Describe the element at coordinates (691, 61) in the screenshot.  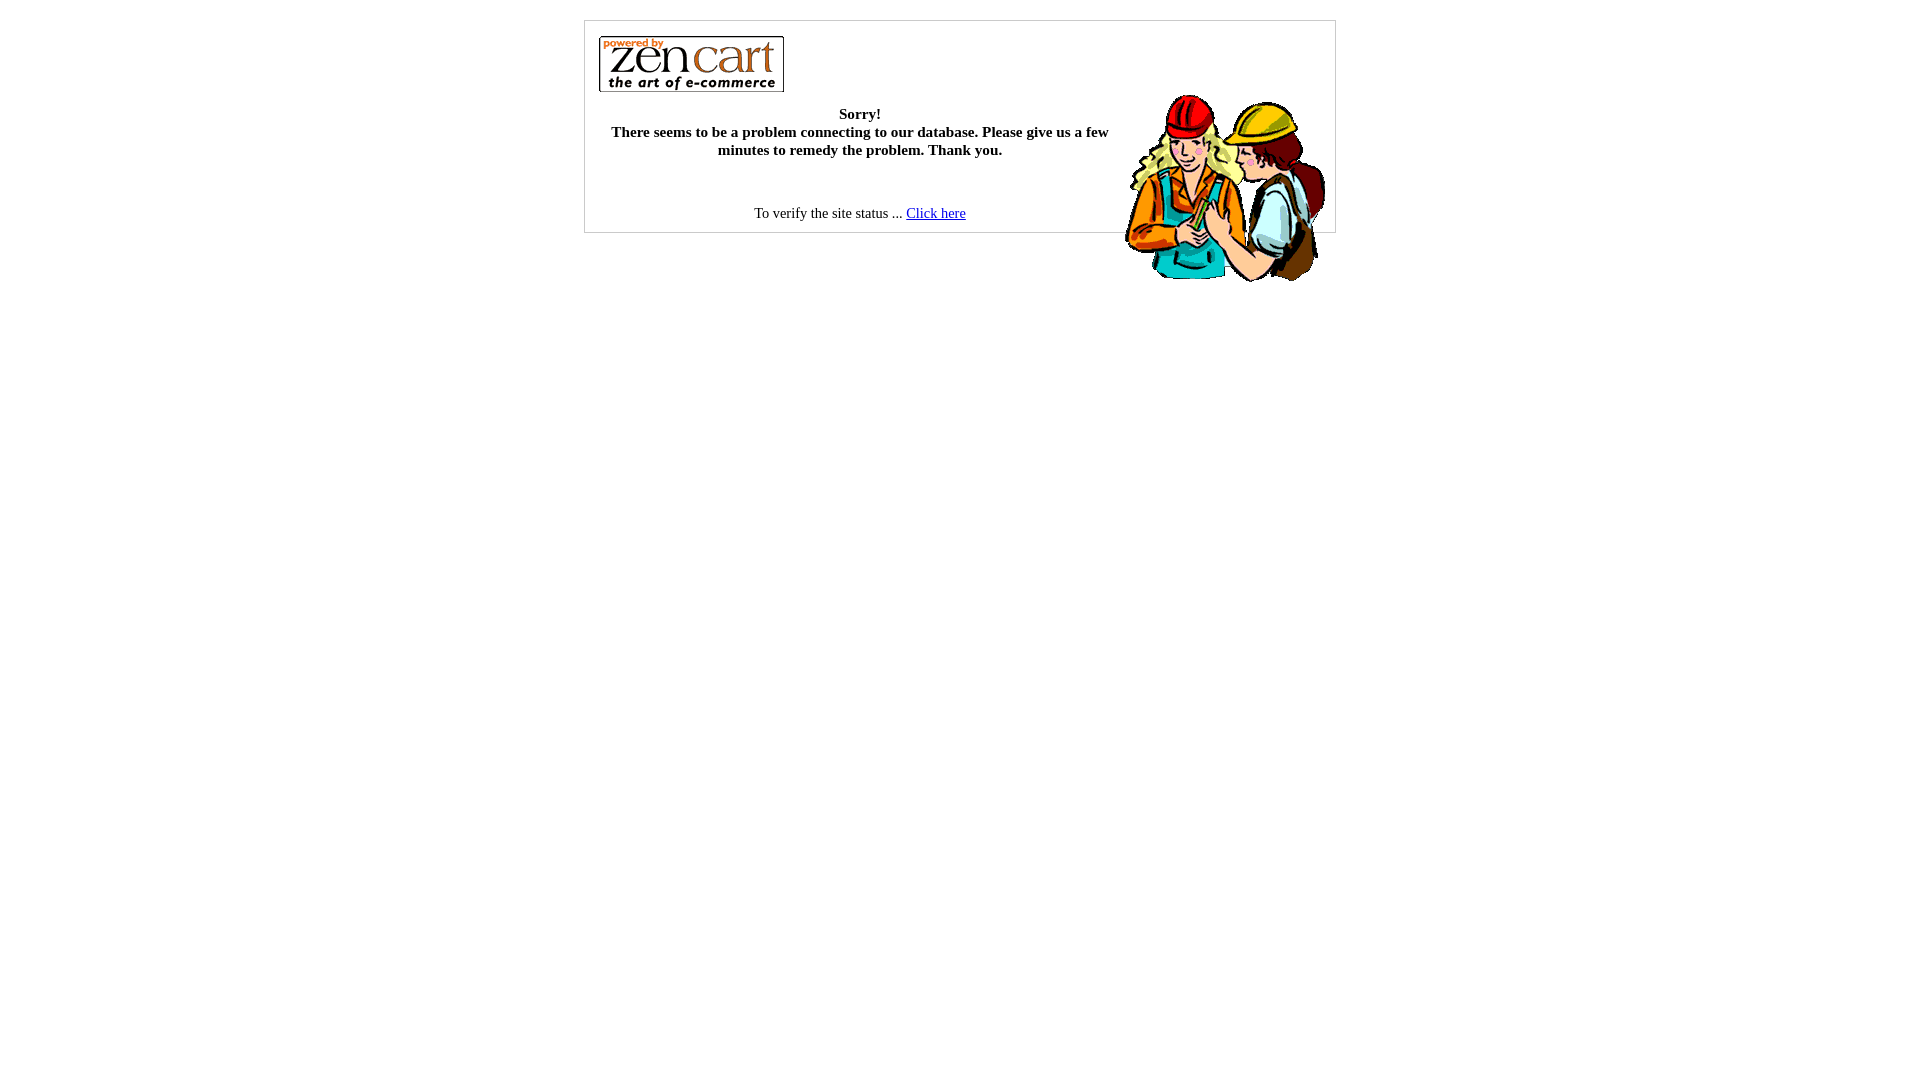
I see `'This Is my store logo. [home link]'` at that location.